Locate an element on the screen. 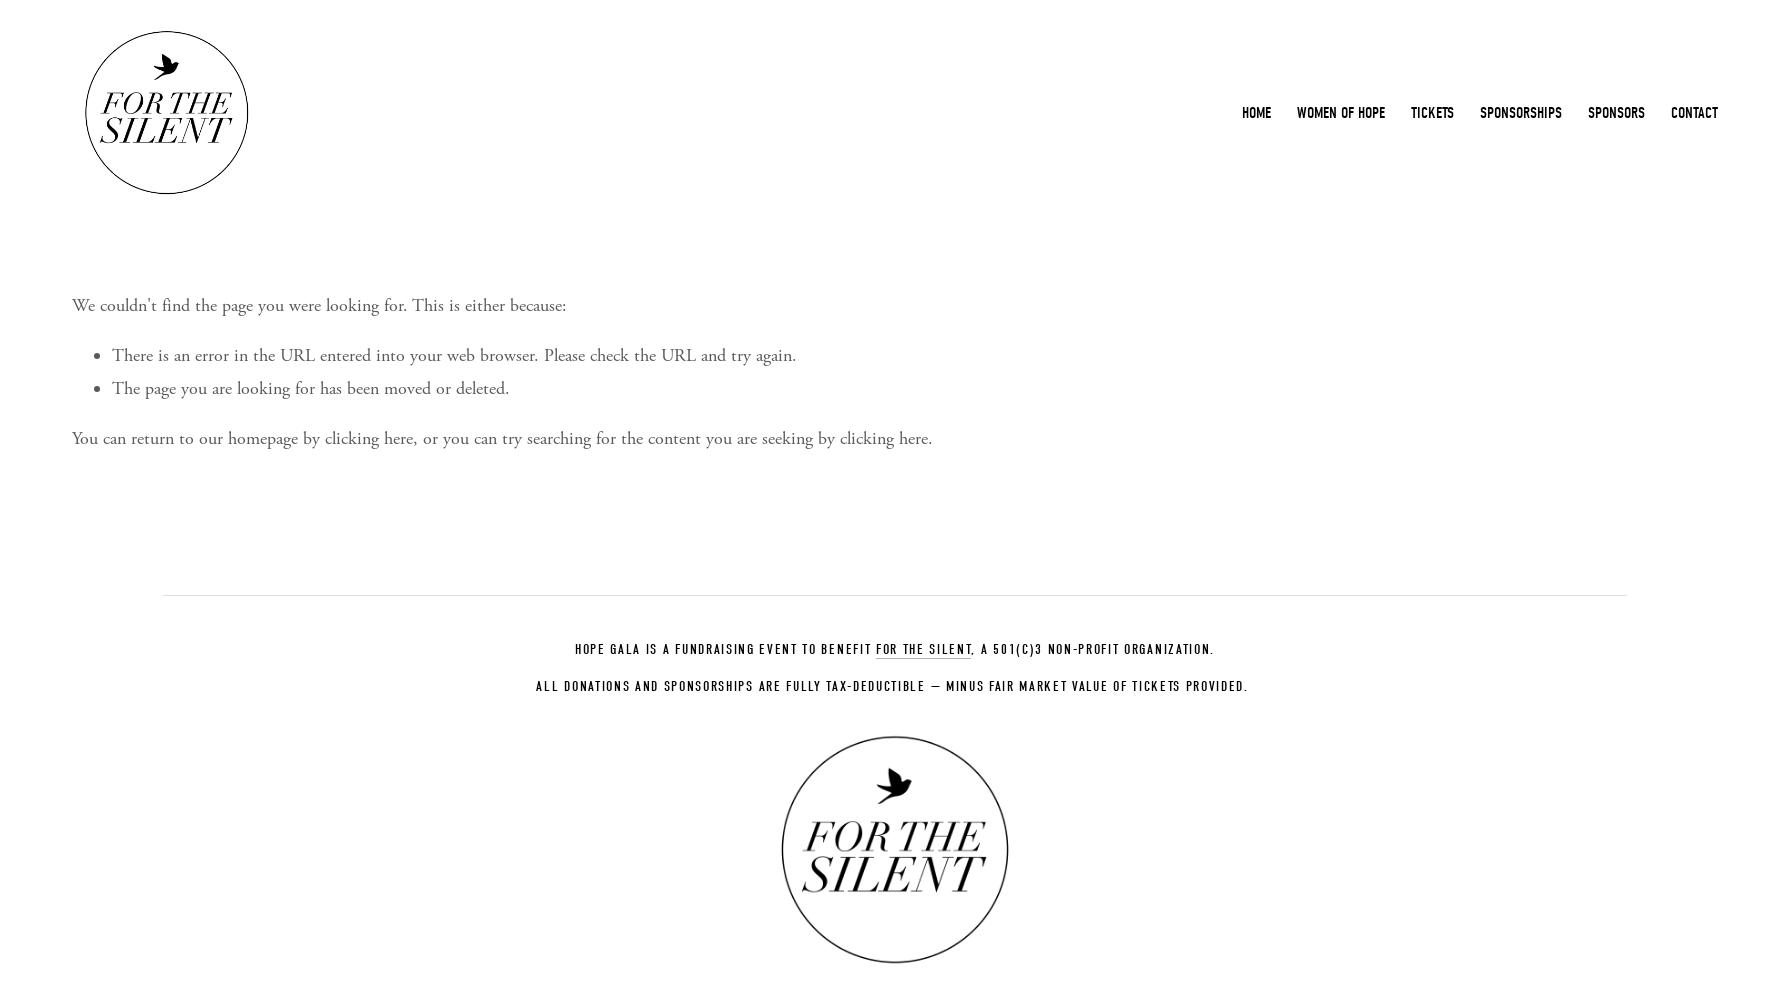 Image resolution: width=1790 pixels, height=1000 pixels. 'TICKETS' is located at coordinates (1410, 112).